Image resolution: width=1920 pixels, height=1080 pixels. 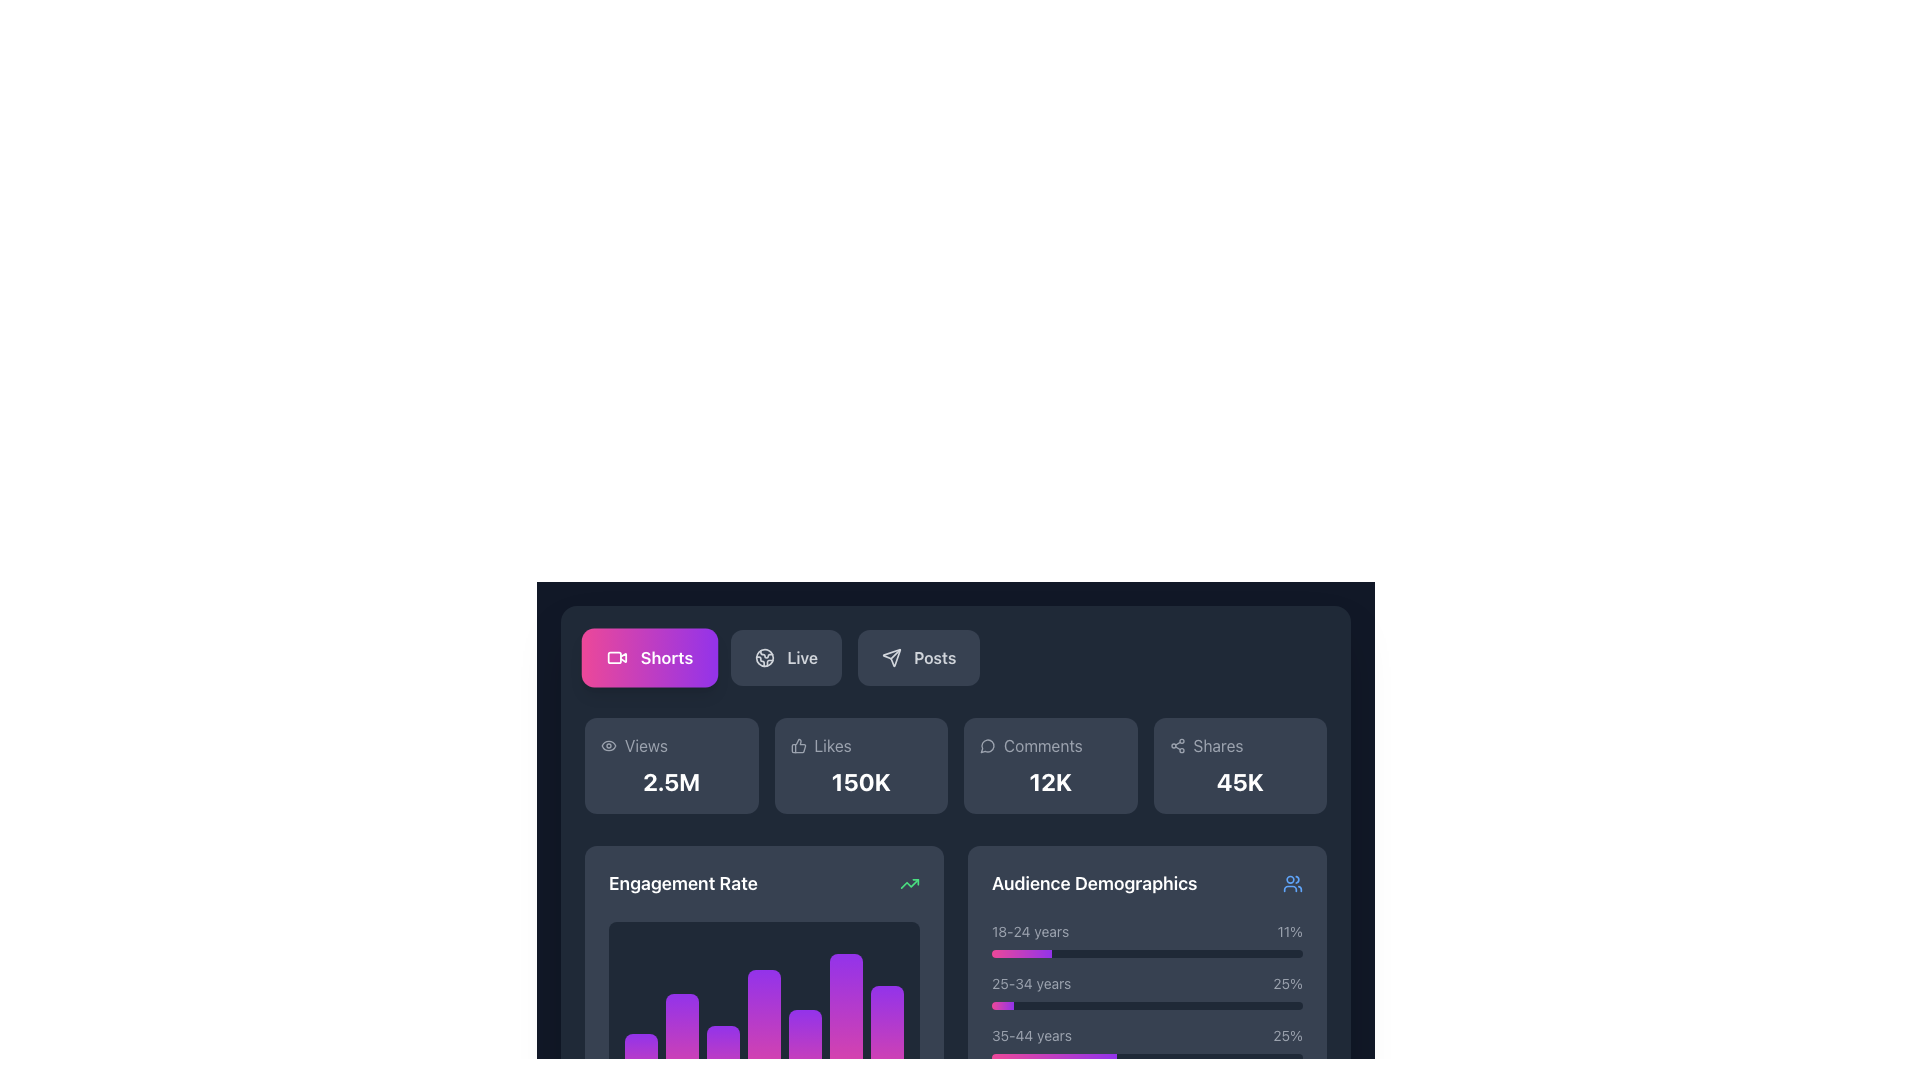 I want to click on the text label that describes the like count, which is positioned to the right of the thumbs-up icon and enhances user understanding of the associated metric, so click(x=833, y=745).